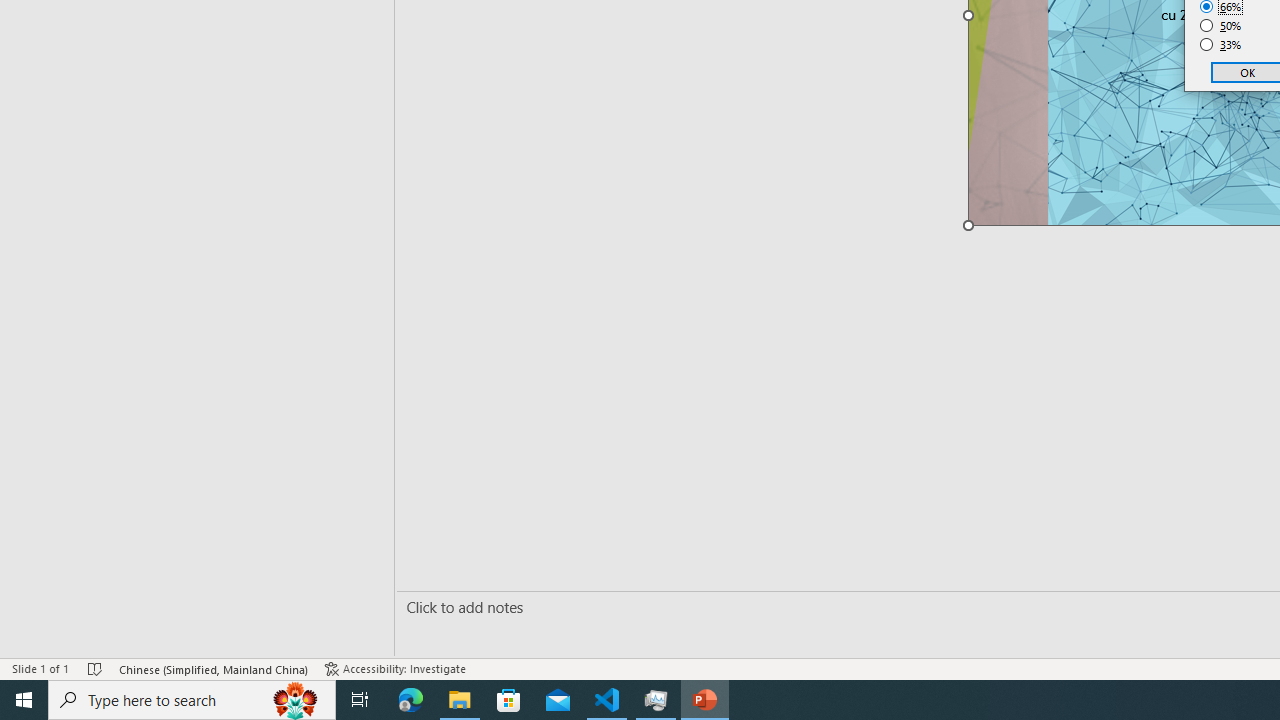 This screenshot has width=1280, height=720. I want to click on 'Type here to search', so click(192, 698).